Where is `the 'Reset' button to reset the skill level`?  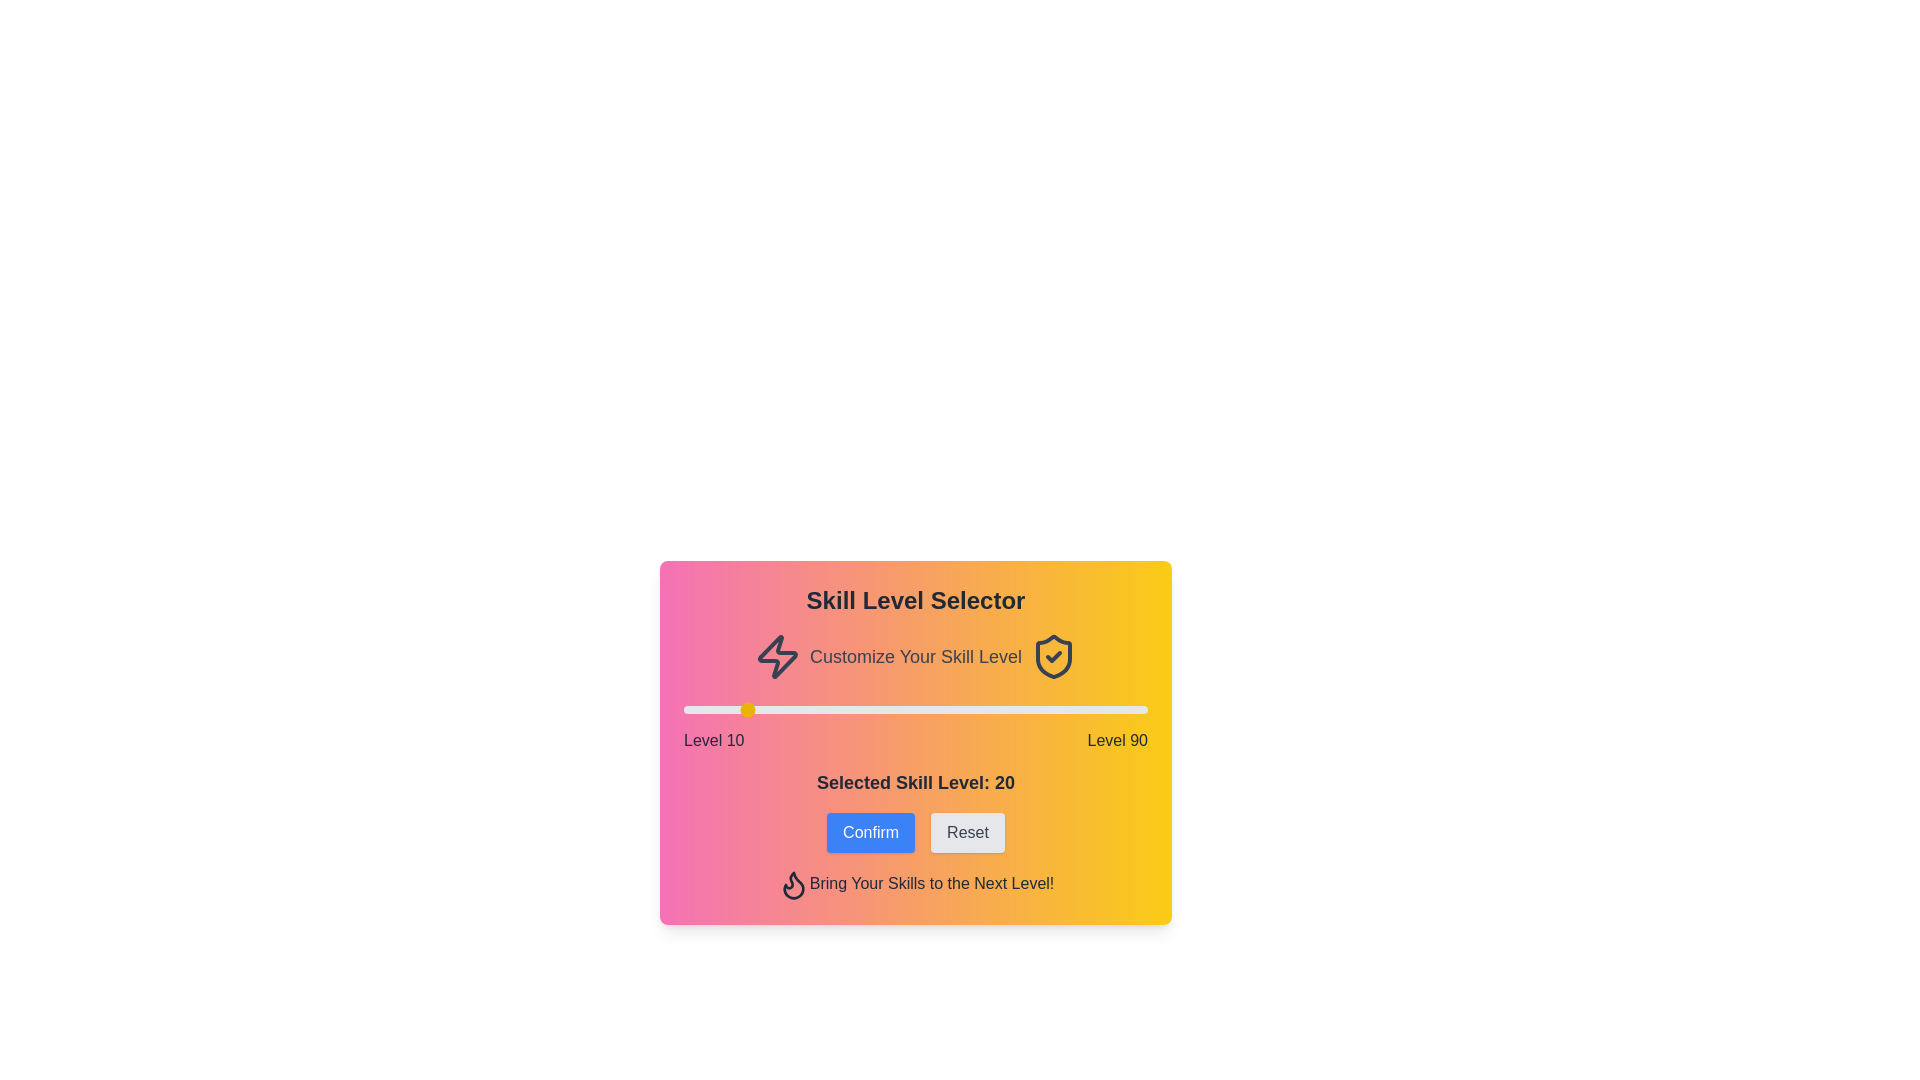 the 'Reset' button to reset the skill level is located at coordinates (968, 833).